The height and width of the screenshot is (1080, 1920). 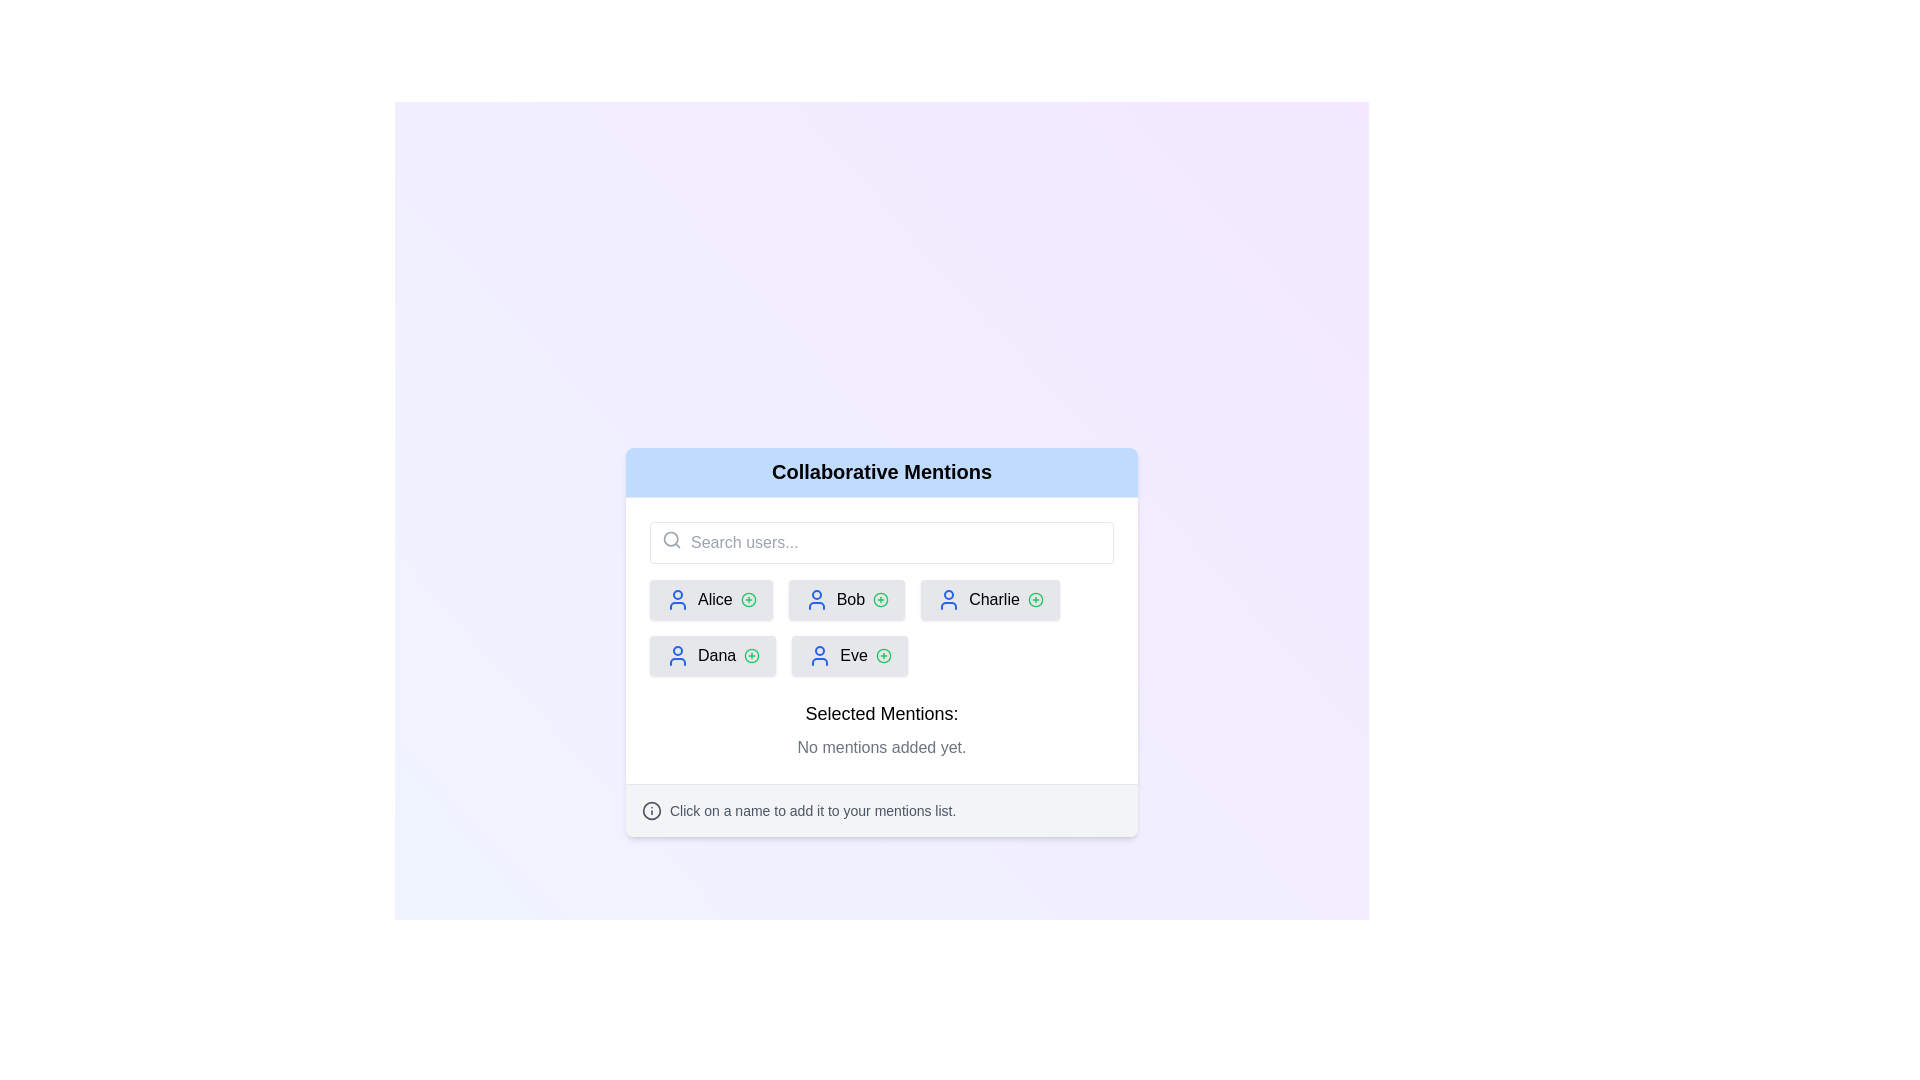 I want to click on the circular '+' icon button rendered in green, located near the name 'Alice', so click(x=747, y=598).